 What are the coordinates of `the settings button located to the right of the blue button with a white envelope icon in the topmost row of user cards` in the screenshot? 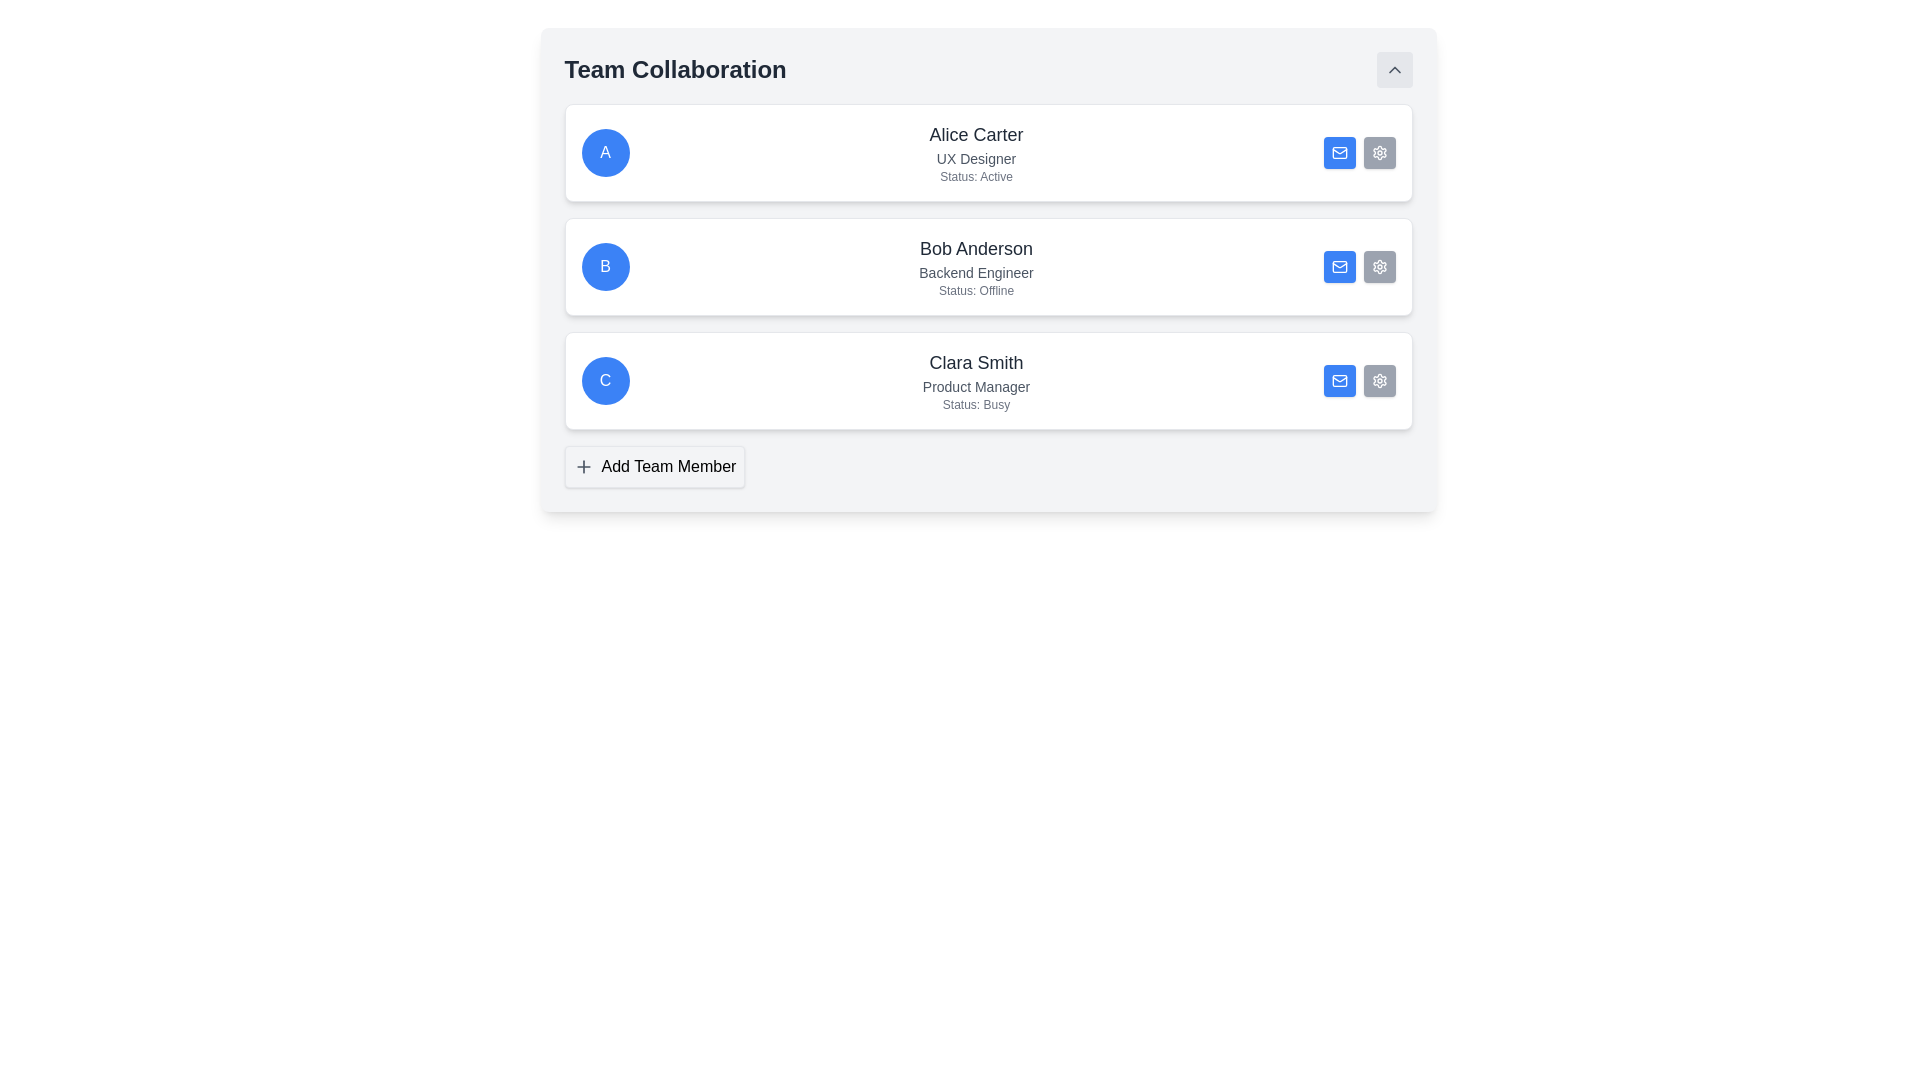 It's located at (1378, 152).